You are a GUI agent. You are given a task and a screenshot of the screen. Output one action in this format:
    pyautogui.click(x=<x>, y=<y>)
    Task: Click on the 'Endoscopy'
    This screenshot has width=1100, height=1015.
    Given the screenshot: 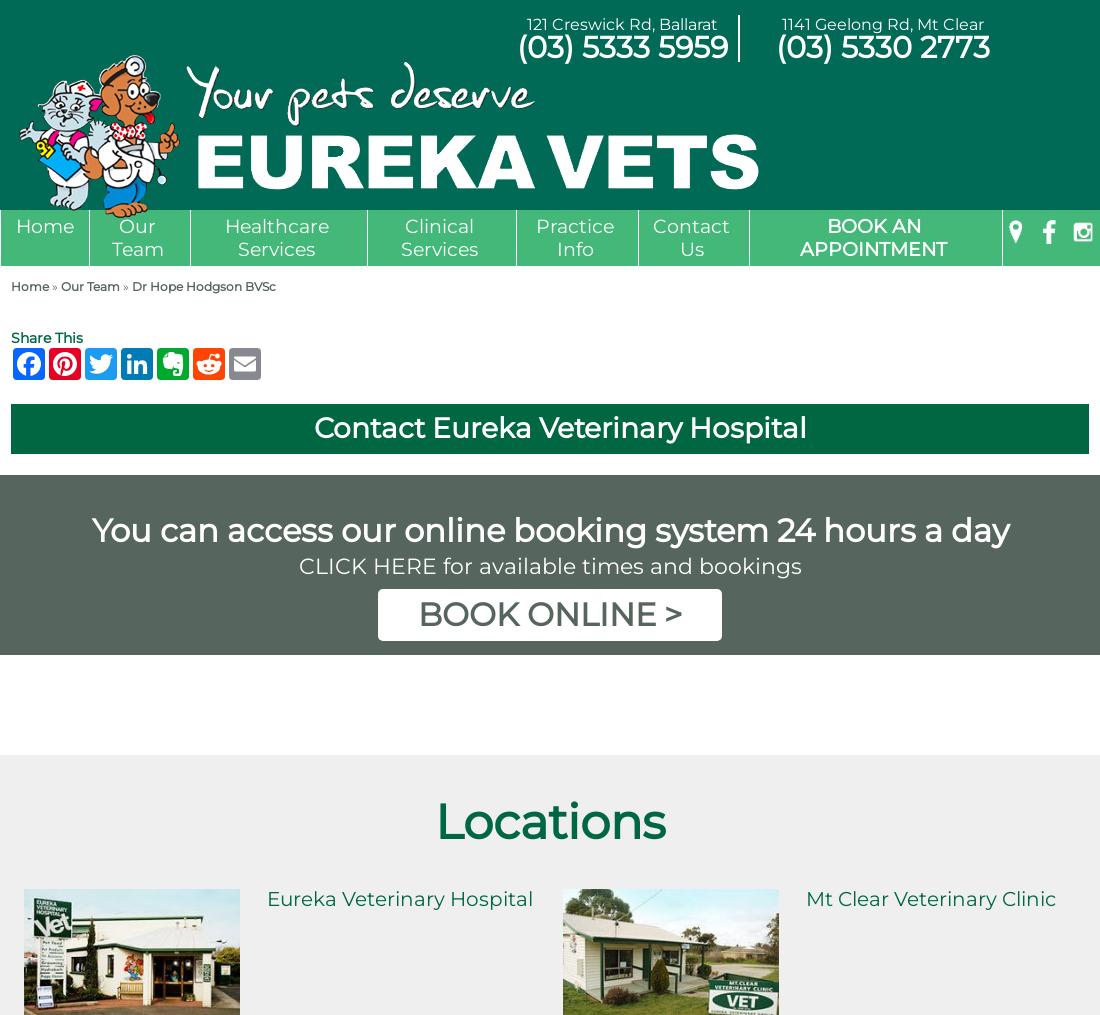 What is the action you would take?
    pyautogui.click(x=419, y=552)
    